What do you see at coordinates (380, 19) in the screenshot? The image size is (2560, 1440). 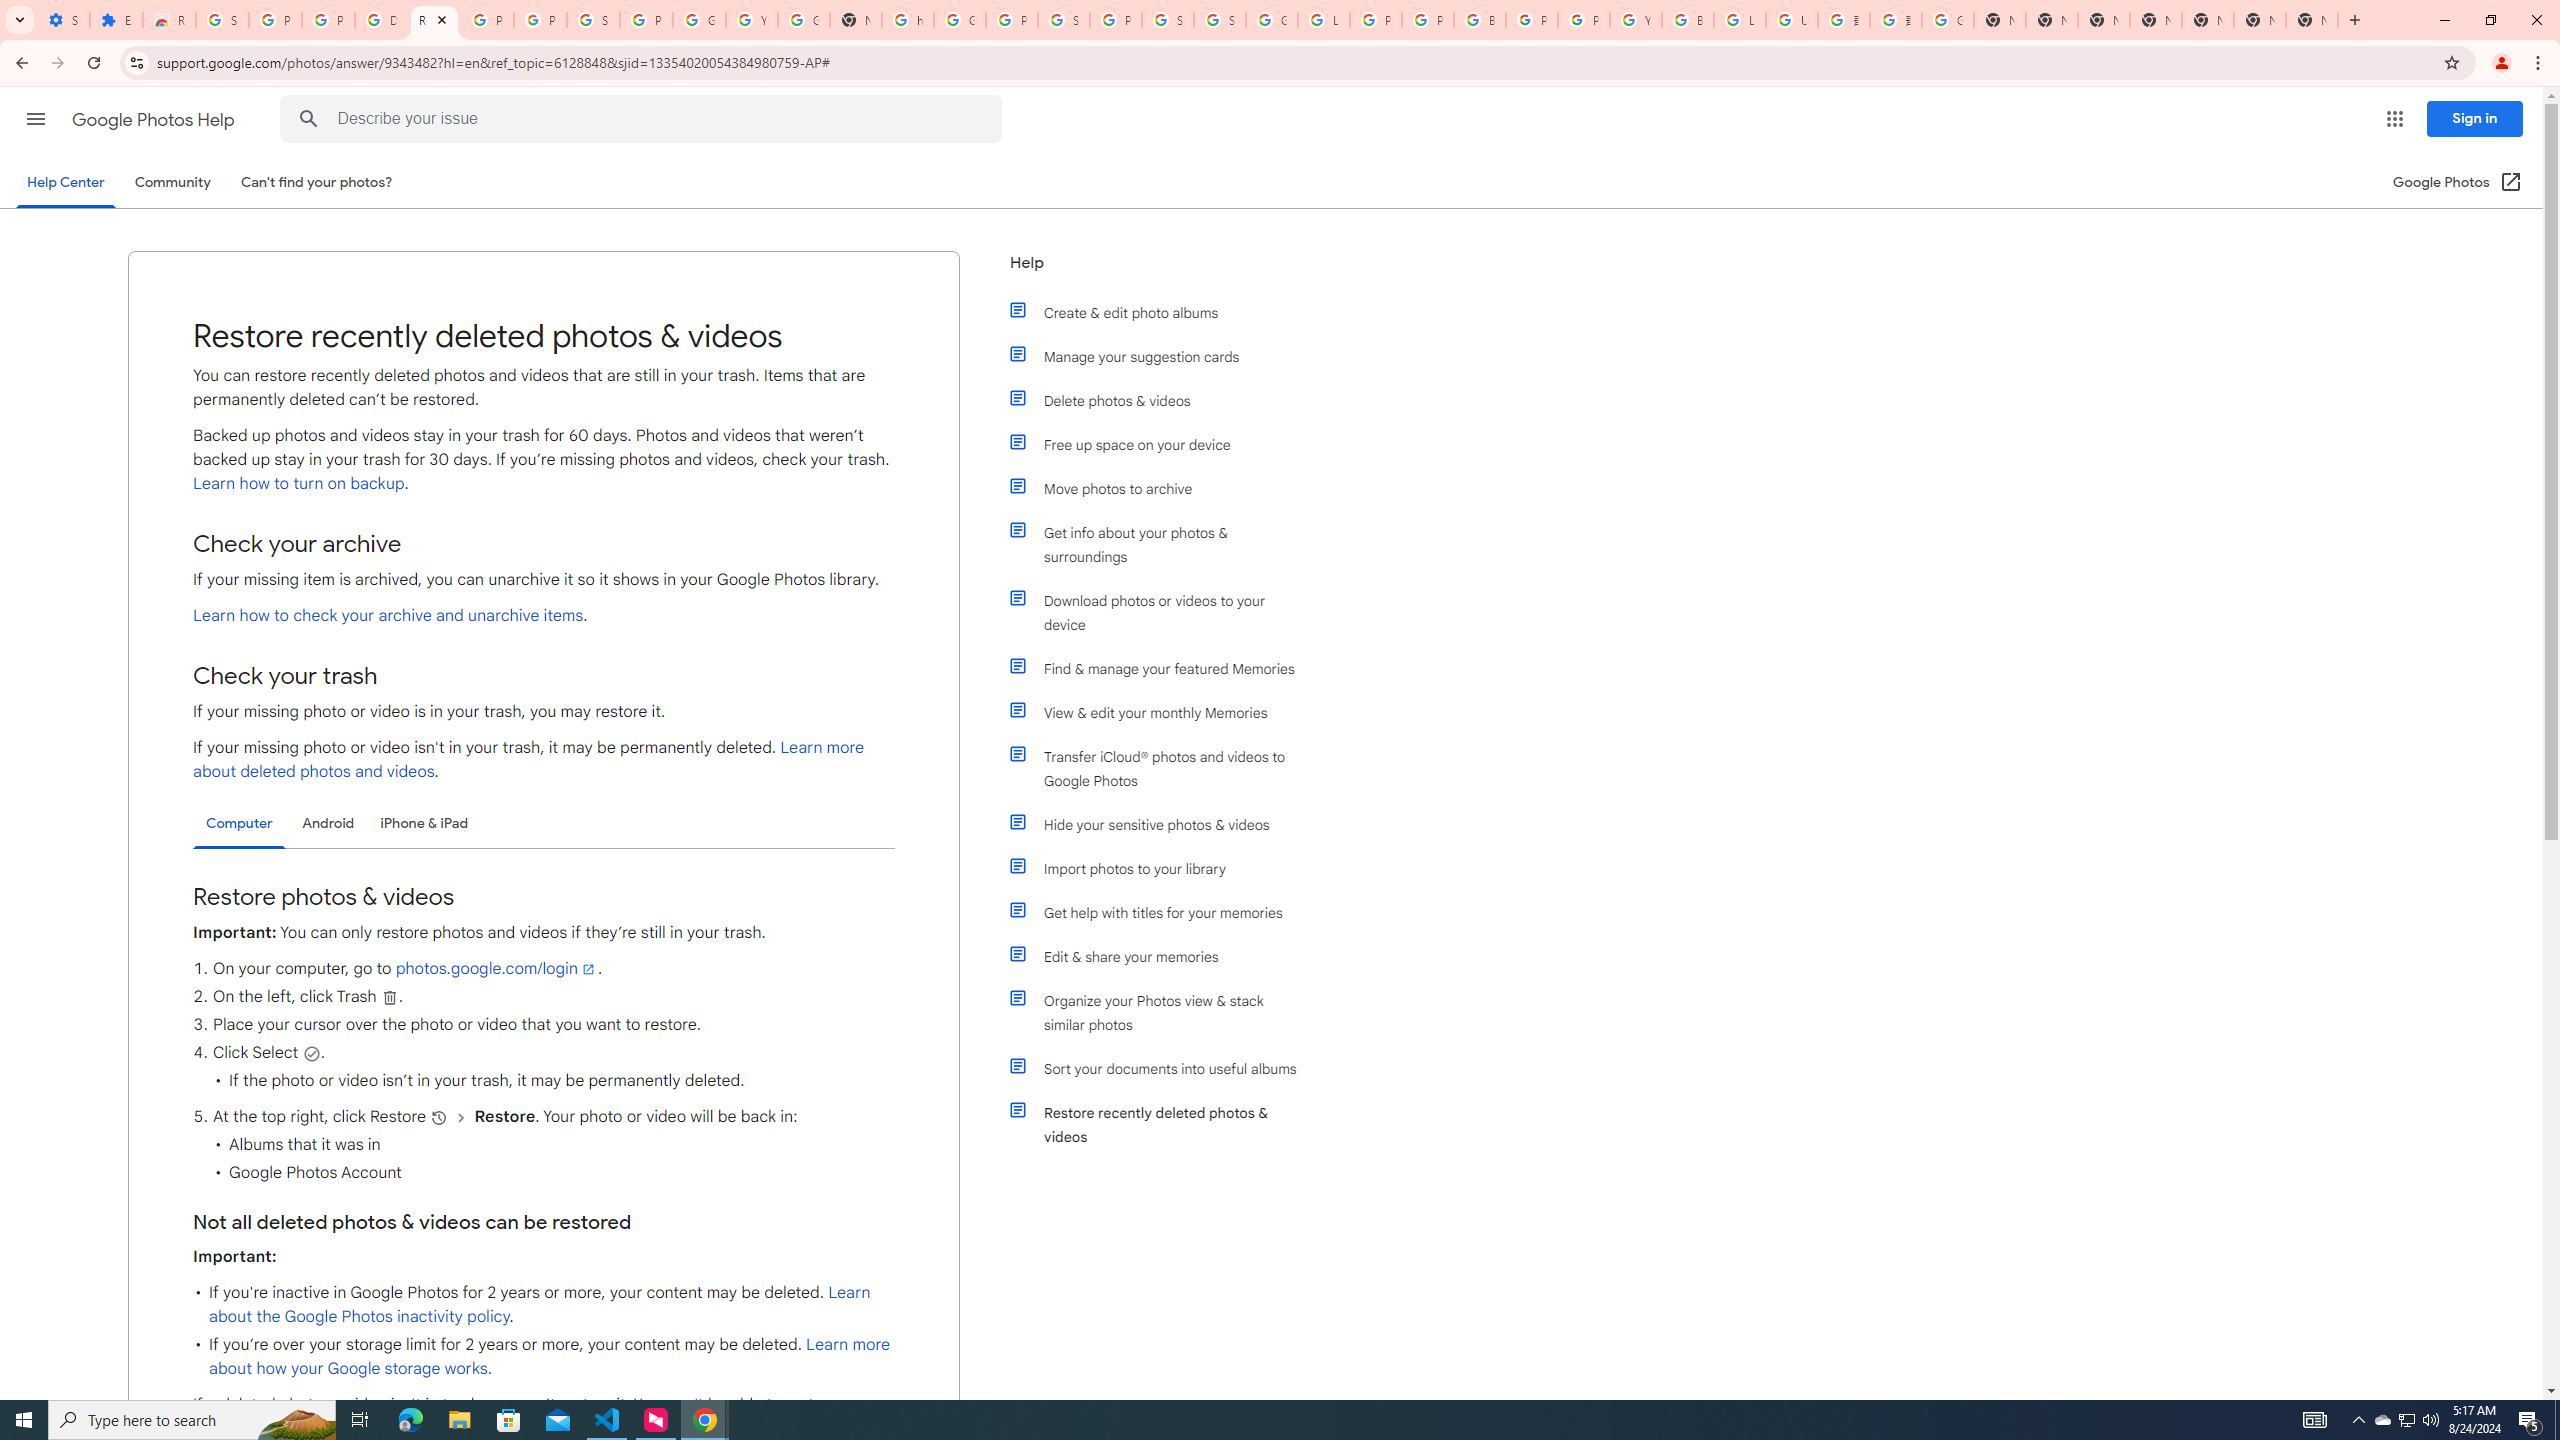 I see `'Delete photos & videos - Computer - Google Photos Help'` at bounding box center [380, 19].